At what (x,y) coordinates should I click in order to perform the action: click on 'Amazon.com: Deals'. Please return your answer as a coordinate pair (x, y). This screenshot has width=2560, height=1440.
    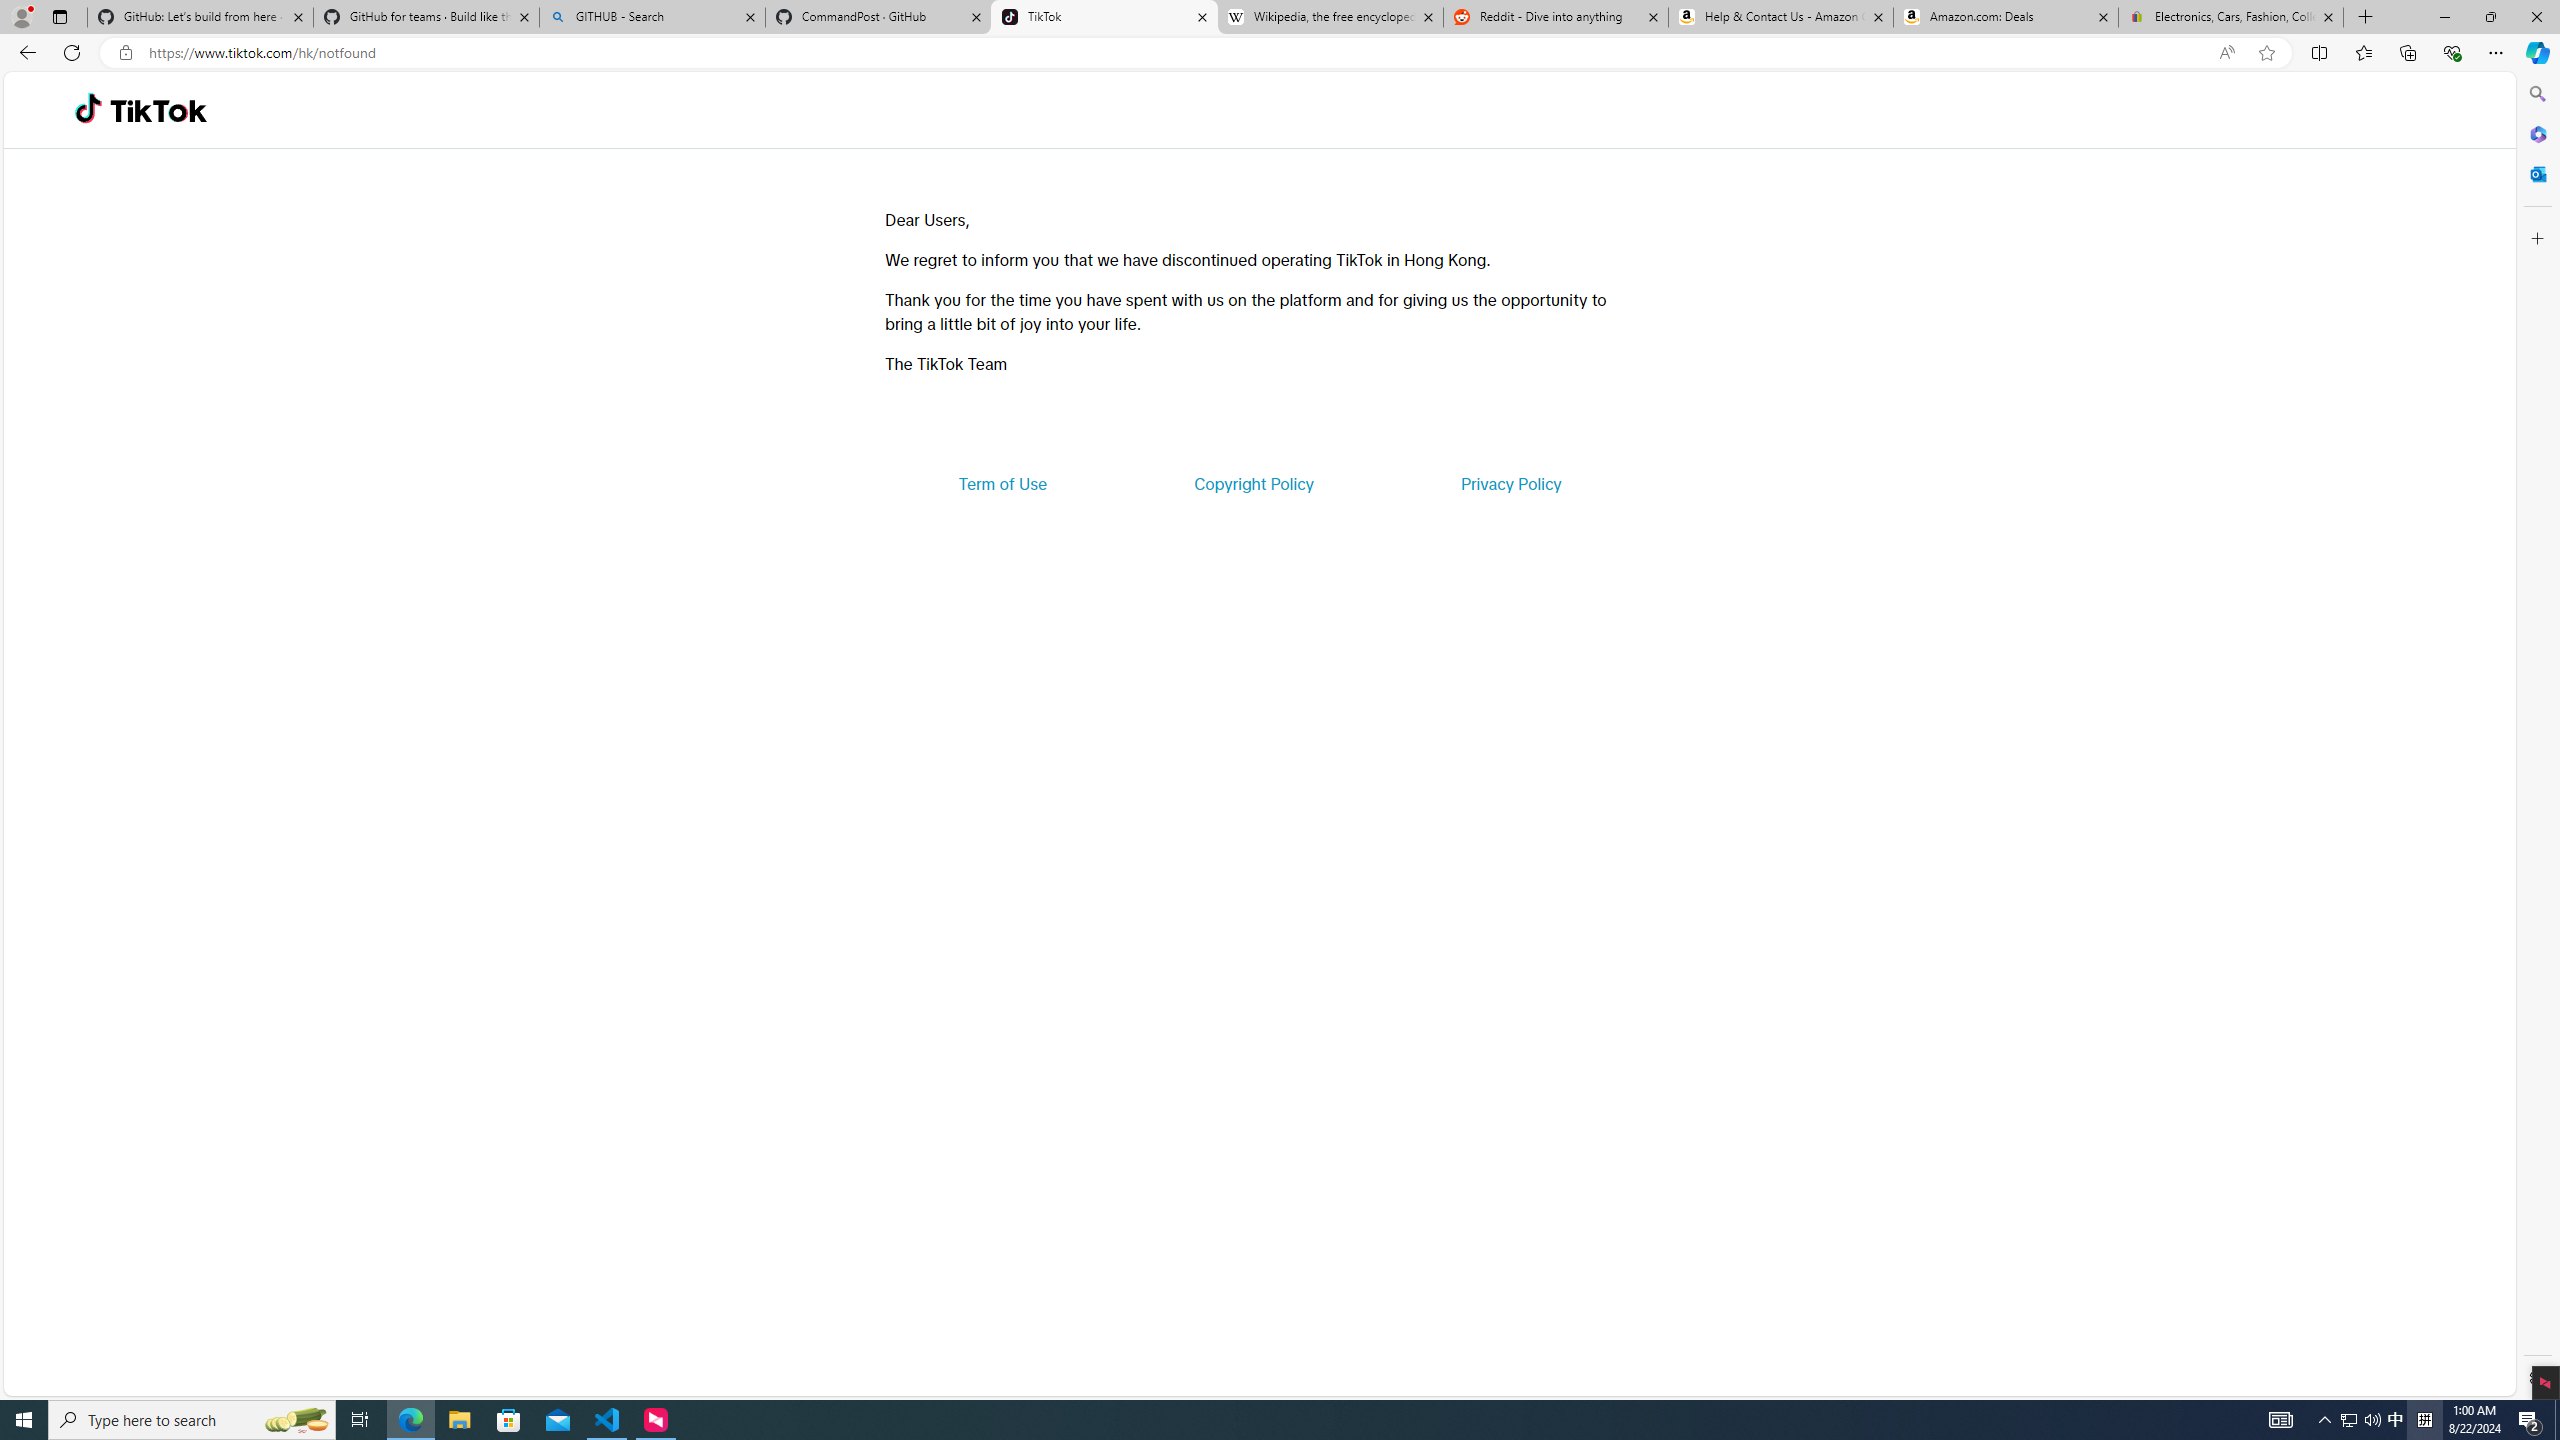
    Looking at the image, I should click on (2005, 16).